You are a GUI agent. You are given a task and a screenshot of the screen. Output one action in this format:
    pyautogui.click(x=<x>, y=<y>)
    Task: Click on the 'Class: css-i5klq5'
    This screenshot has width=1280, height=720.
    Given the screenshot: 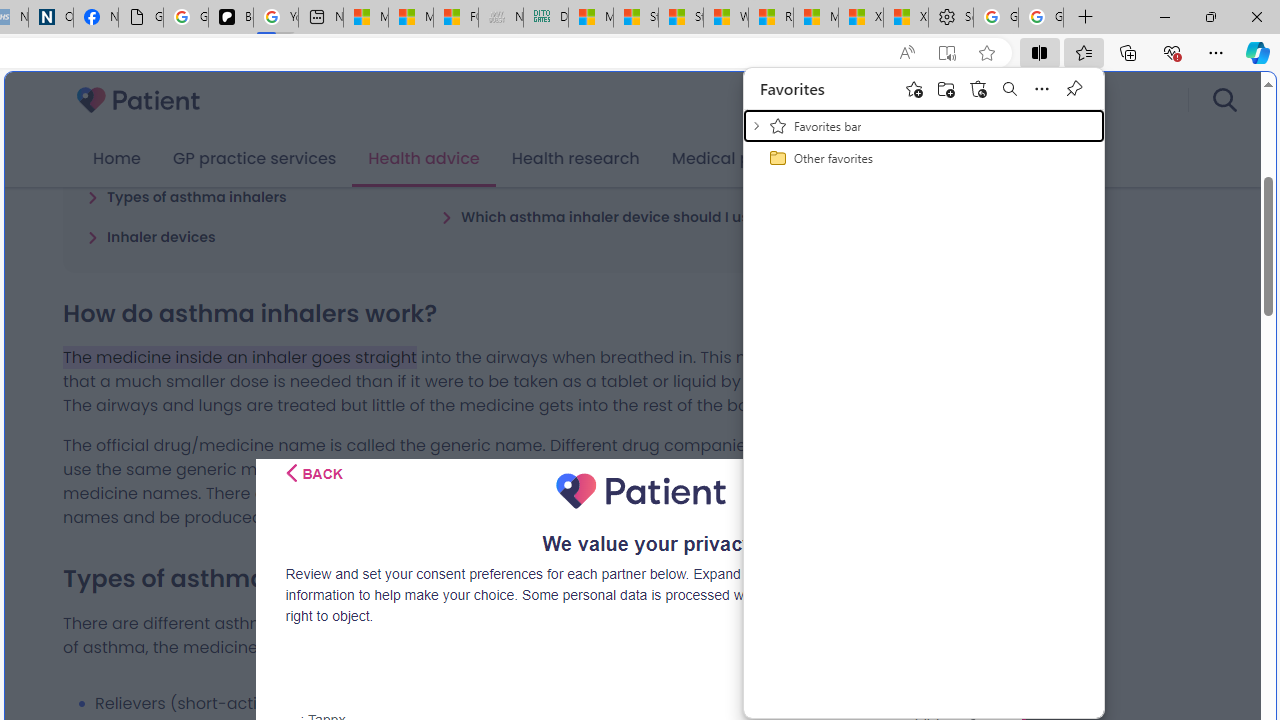 What is the action you would take?
    pyautogui.click(x=290, y=473)
    